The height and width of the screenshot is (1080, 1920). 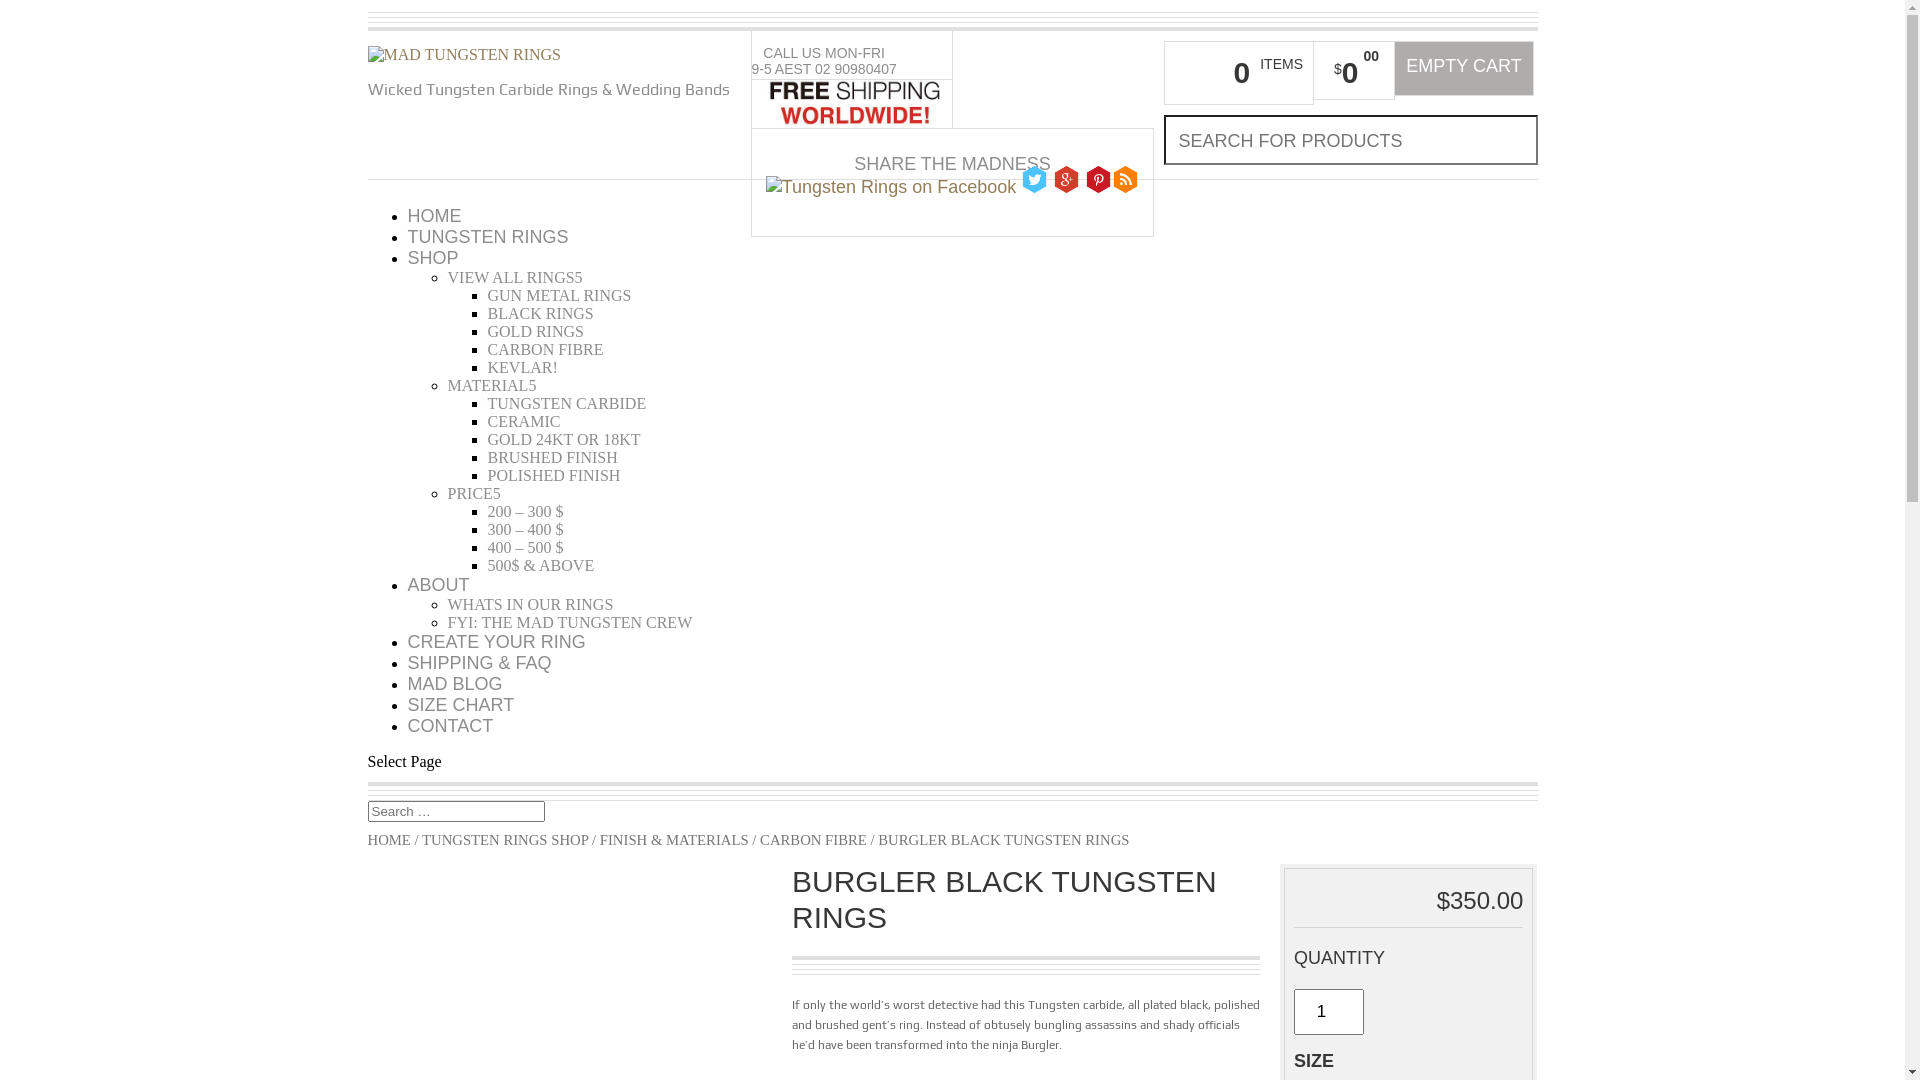 What do you see at coordinates (488, 235) in the screenshot?
I see `'TUNGSTEN RINGS'` at bounding box center [488, 235].